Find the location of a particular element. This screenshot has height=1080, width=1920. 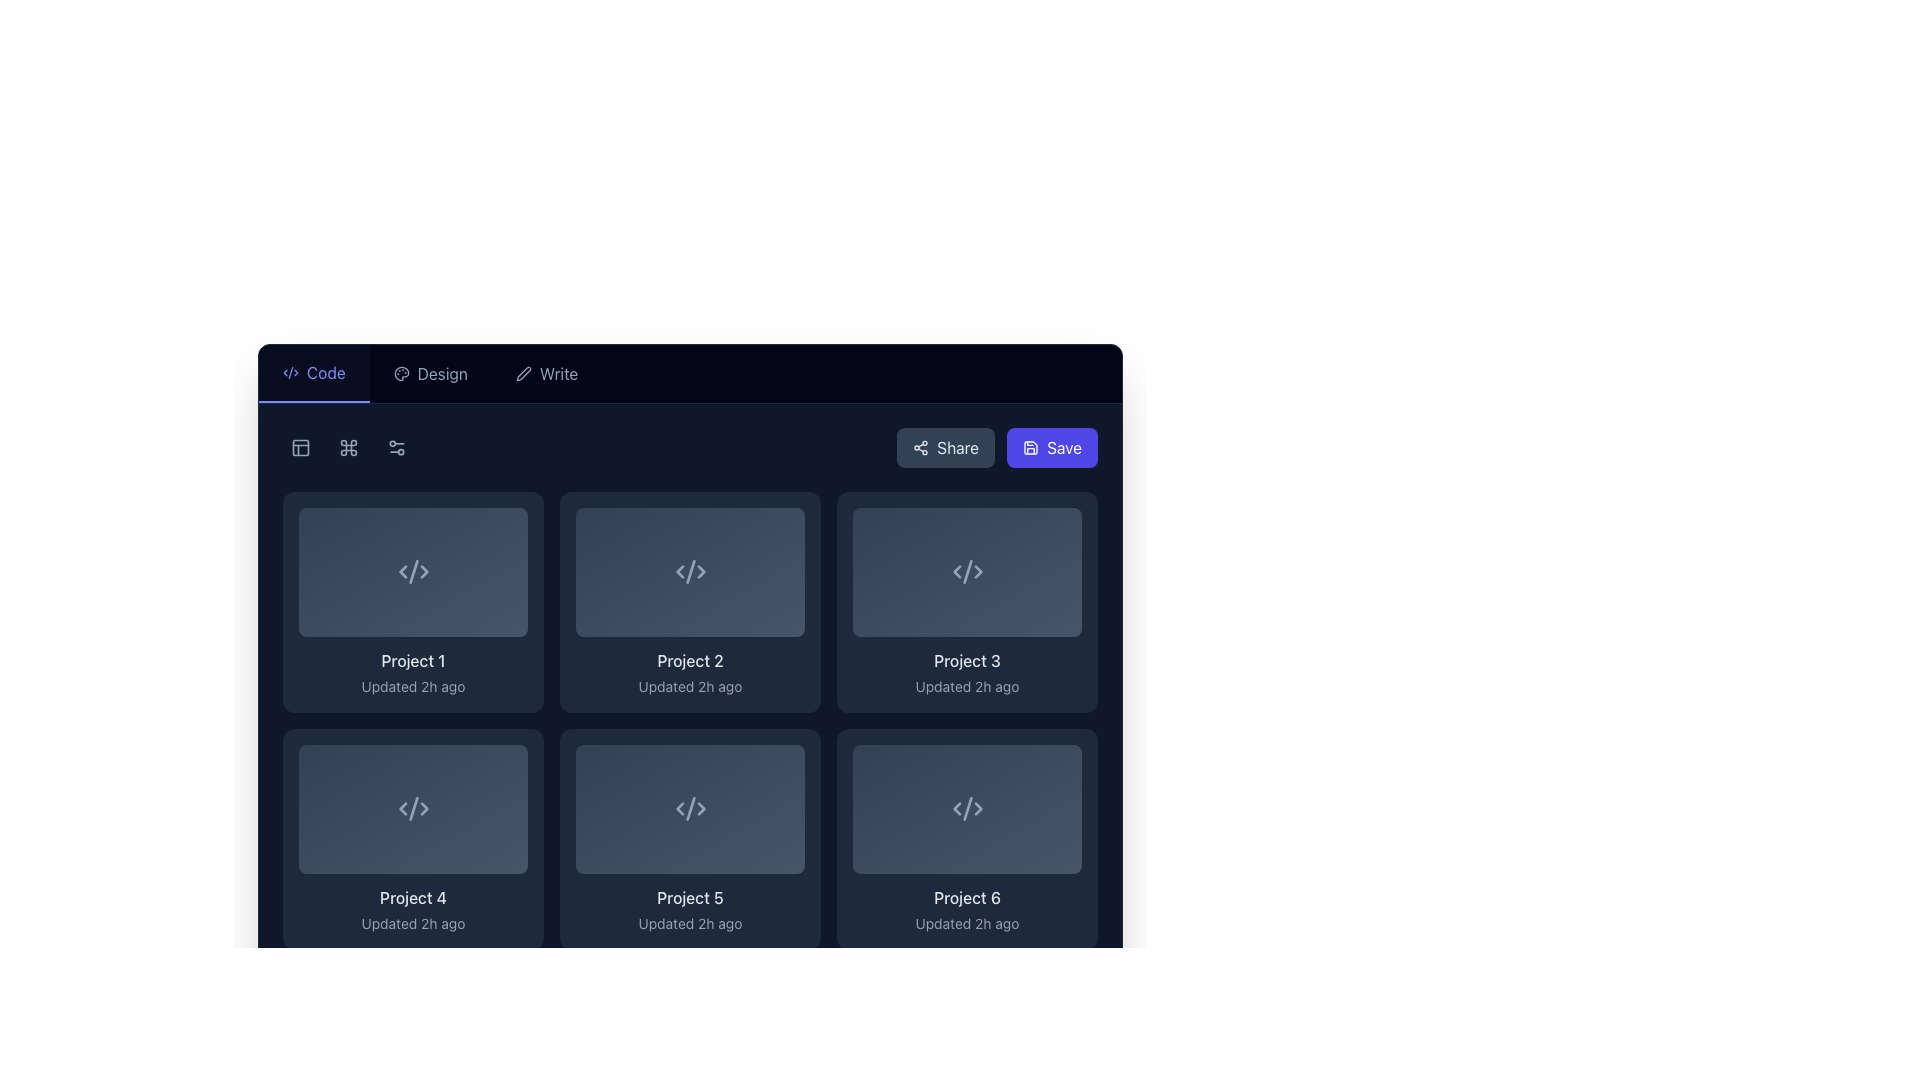

the icon located in the top-right corner of the 'Project 5' item to interact with related functions is located at coordinates (801, 748).